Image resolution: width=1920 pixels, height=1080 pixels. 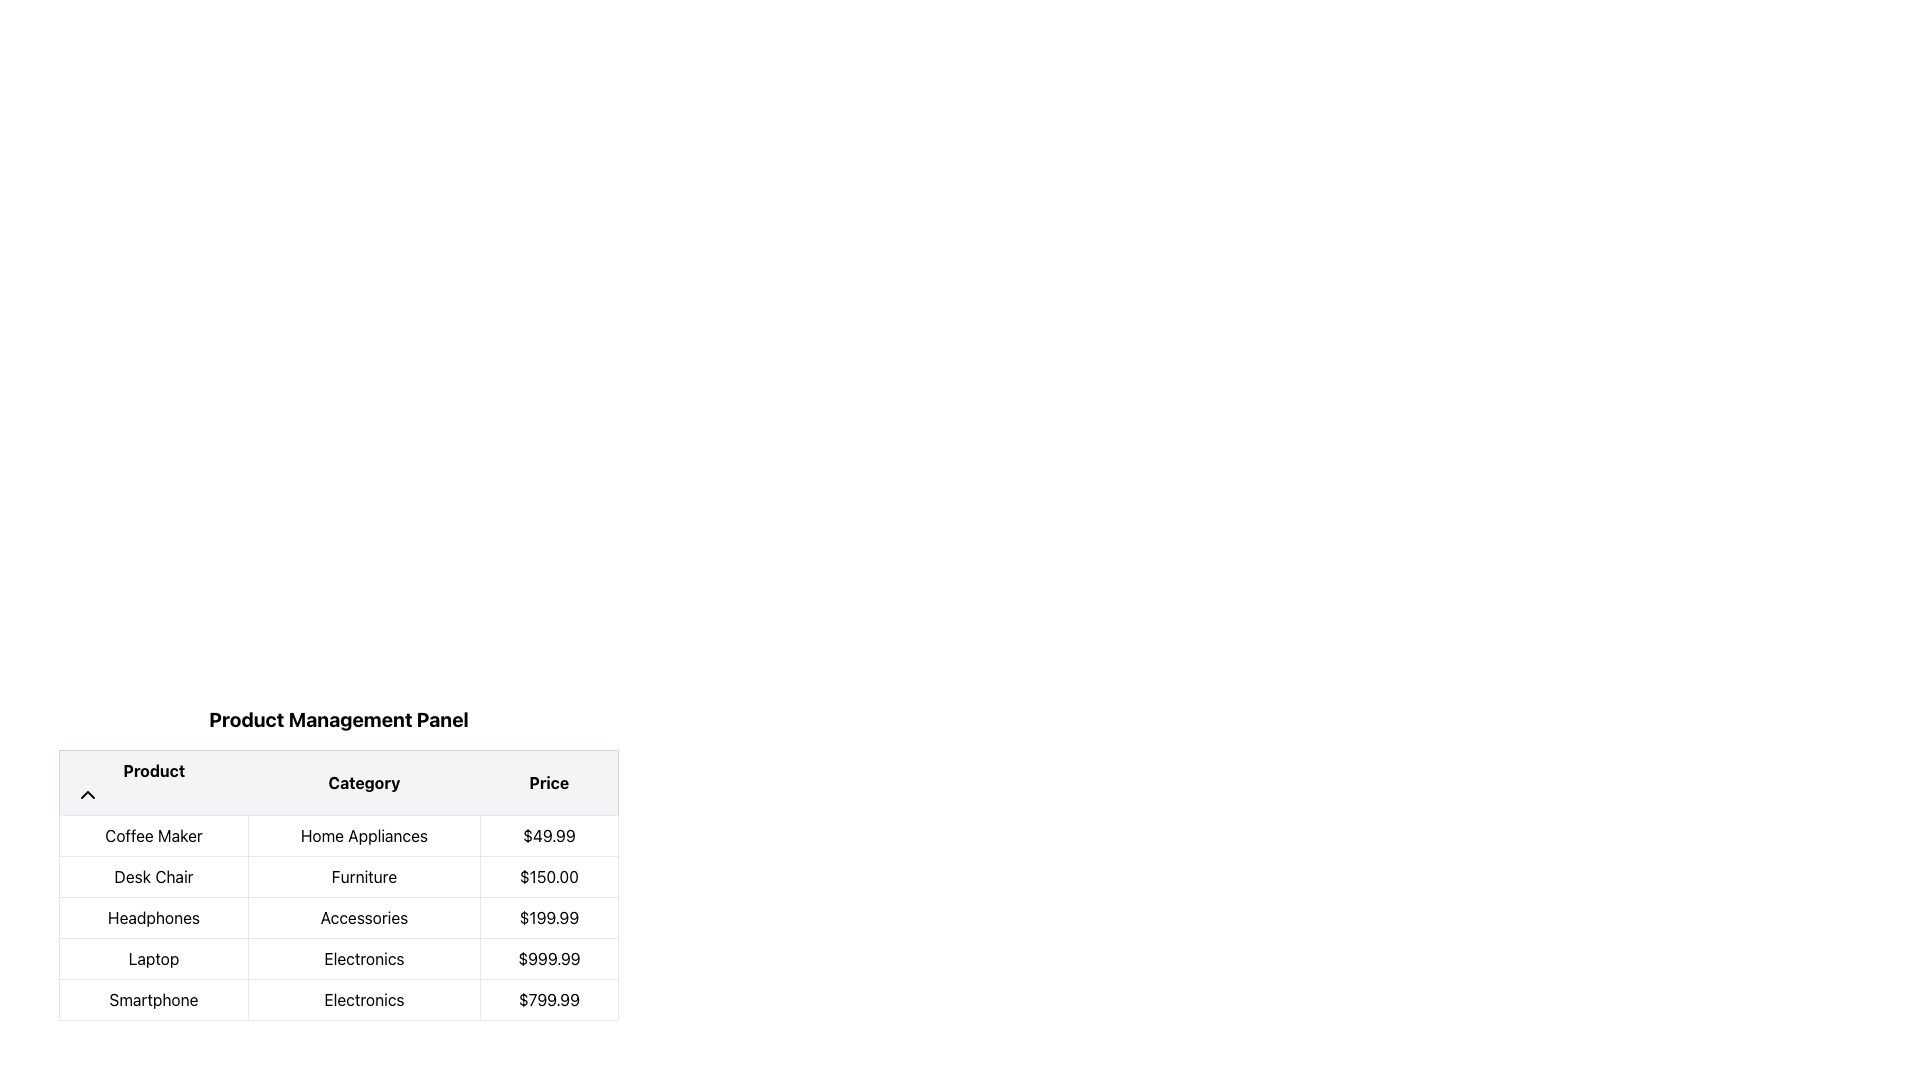 I want to click on the text block displaying 'Accessories', which is centrally aligned in a rectangular frame, located in the middle cell of the third row of a grid-like table, so click(x=364, y=918).